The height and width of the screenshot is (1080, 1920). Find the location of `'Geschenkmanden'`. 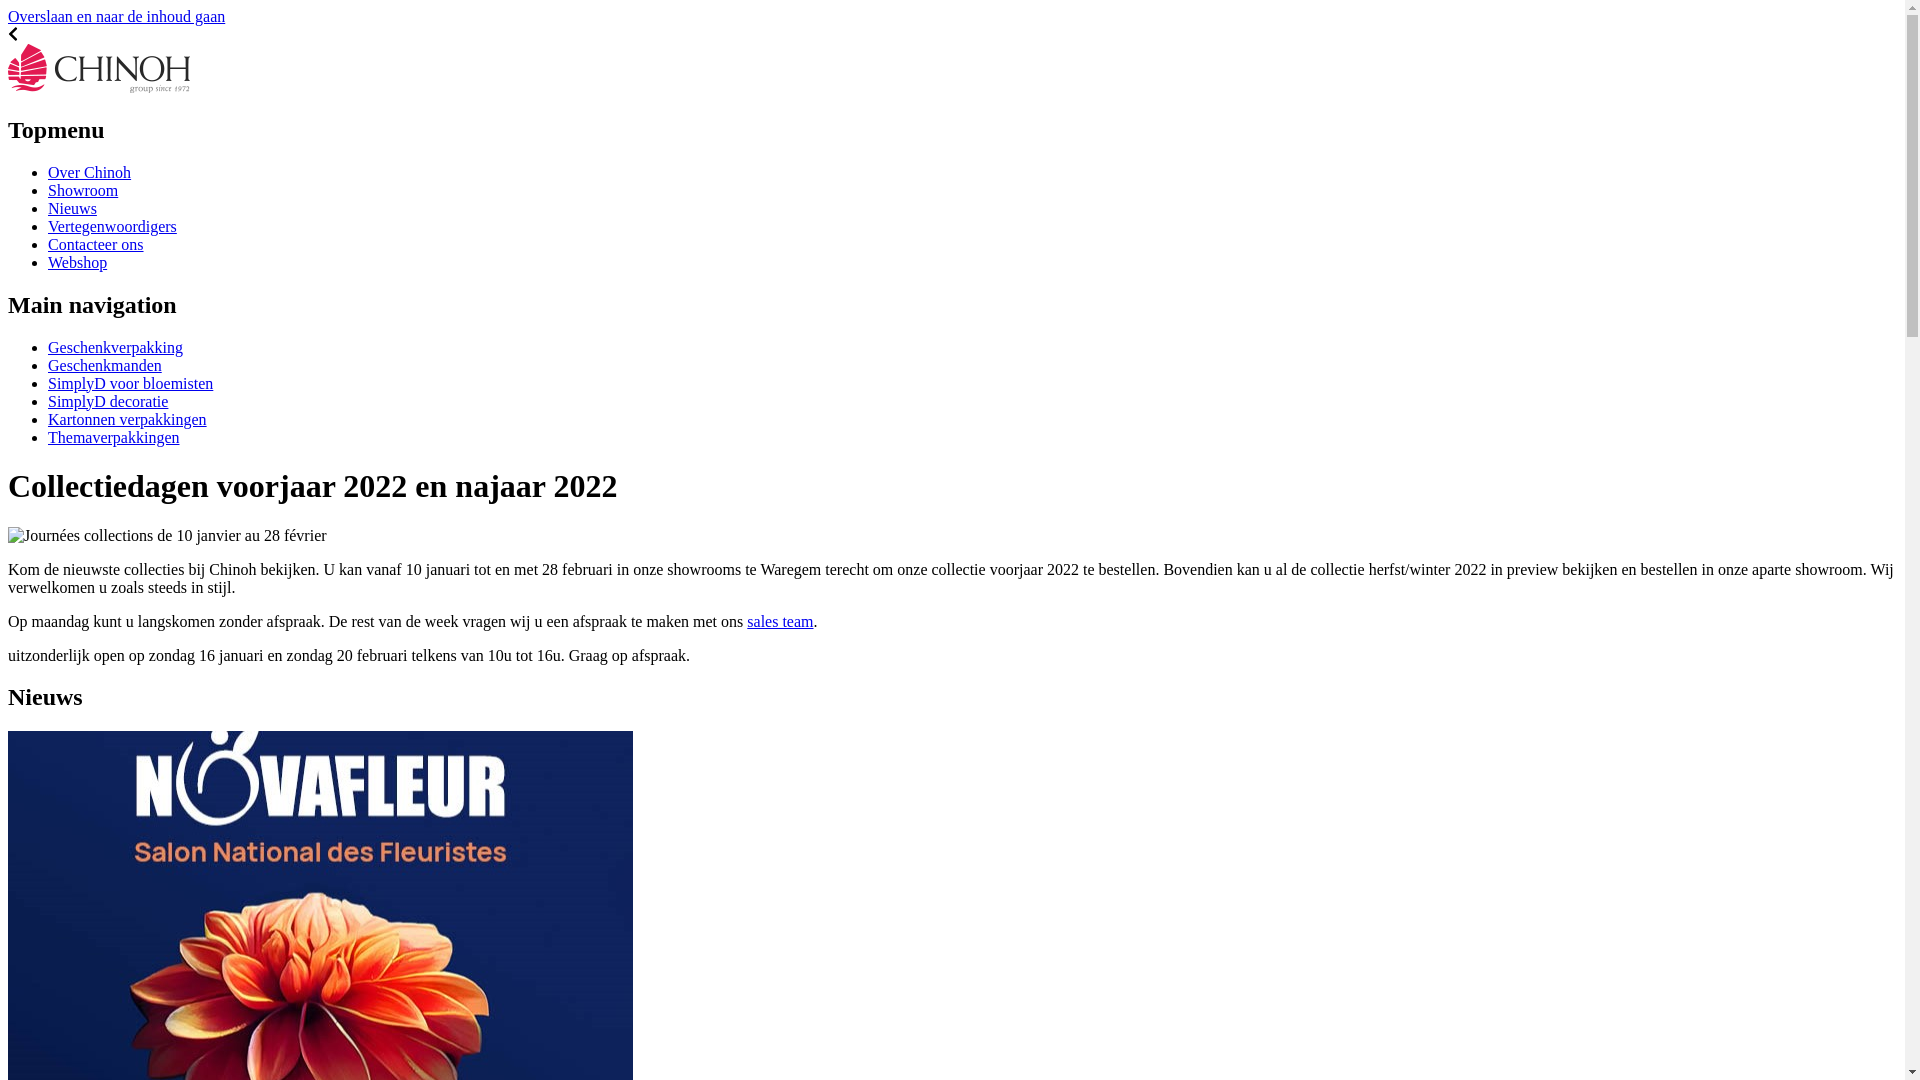

'Geschenkmanden' is located at coordinates (104, 365).